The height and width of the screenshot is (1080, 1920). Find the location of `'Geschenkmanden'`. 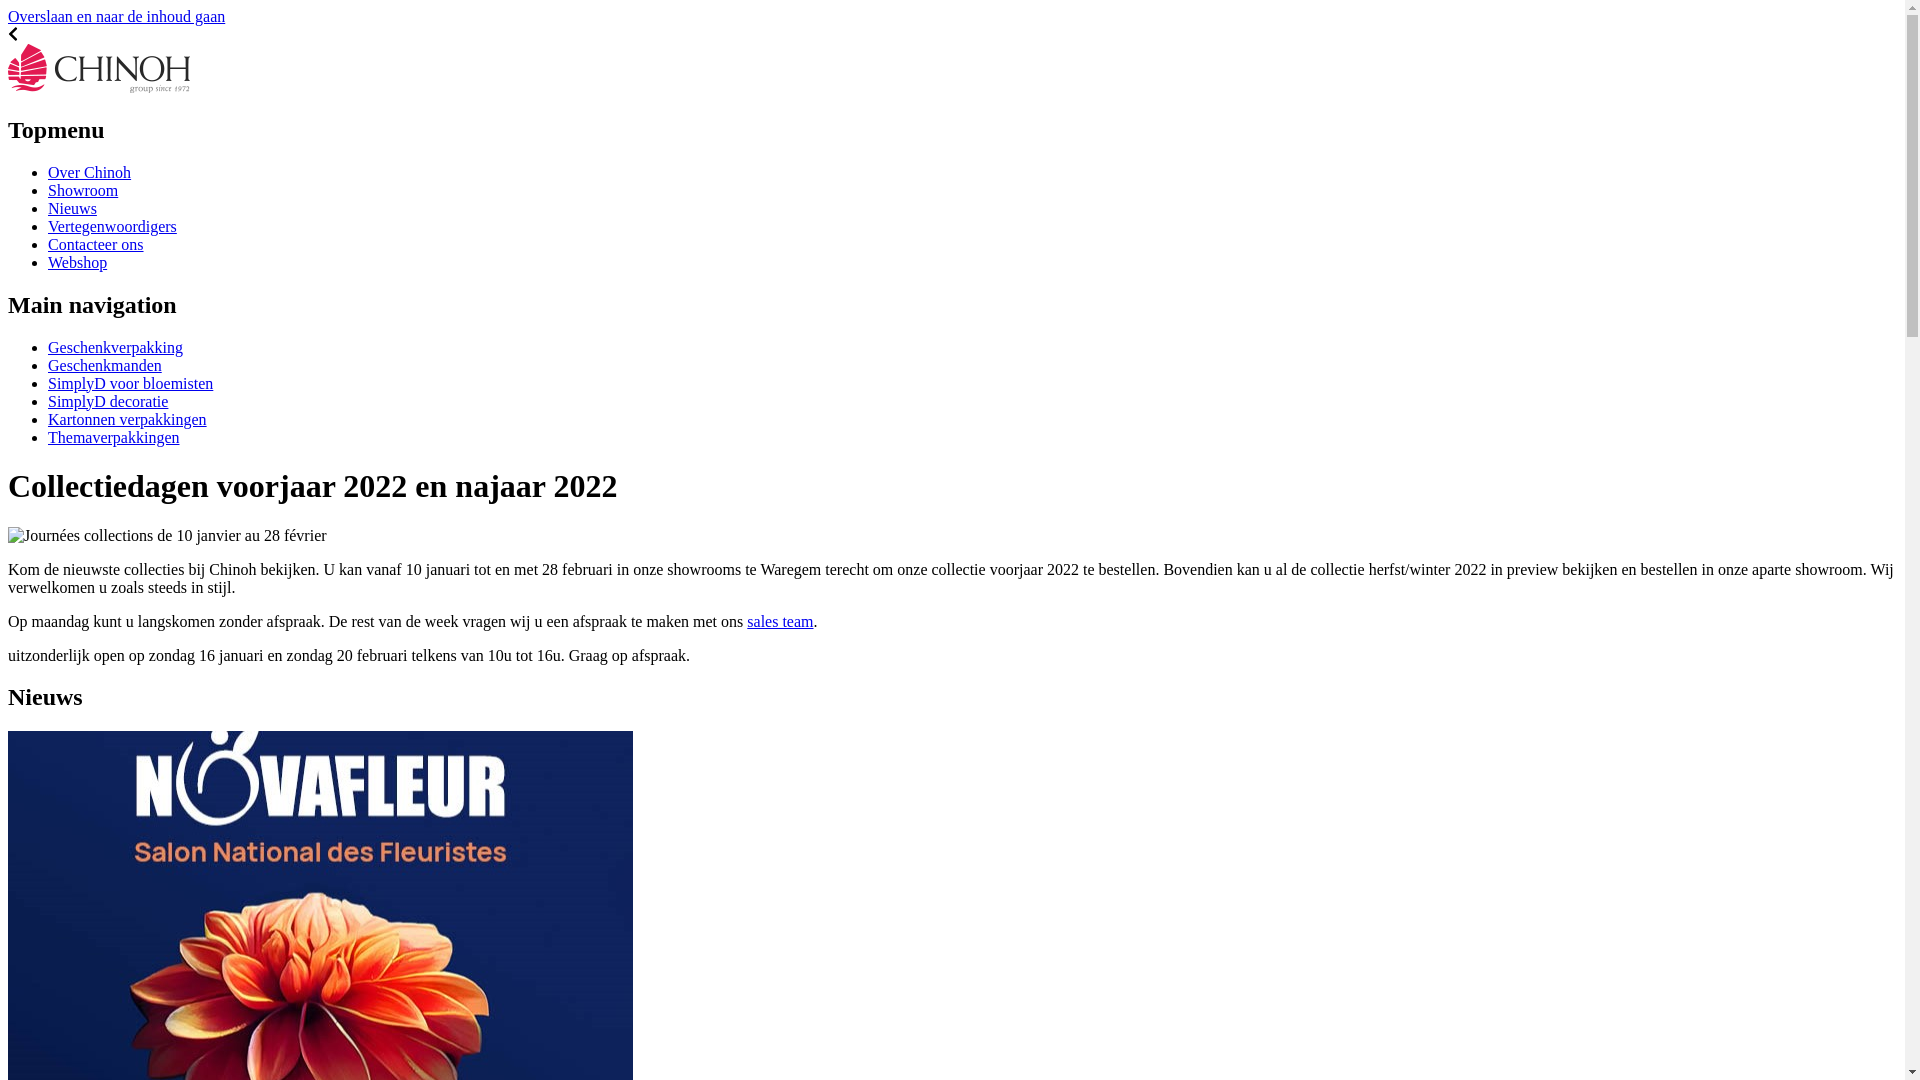

'Geschenkmanden' is located at coordinates (104, 365).